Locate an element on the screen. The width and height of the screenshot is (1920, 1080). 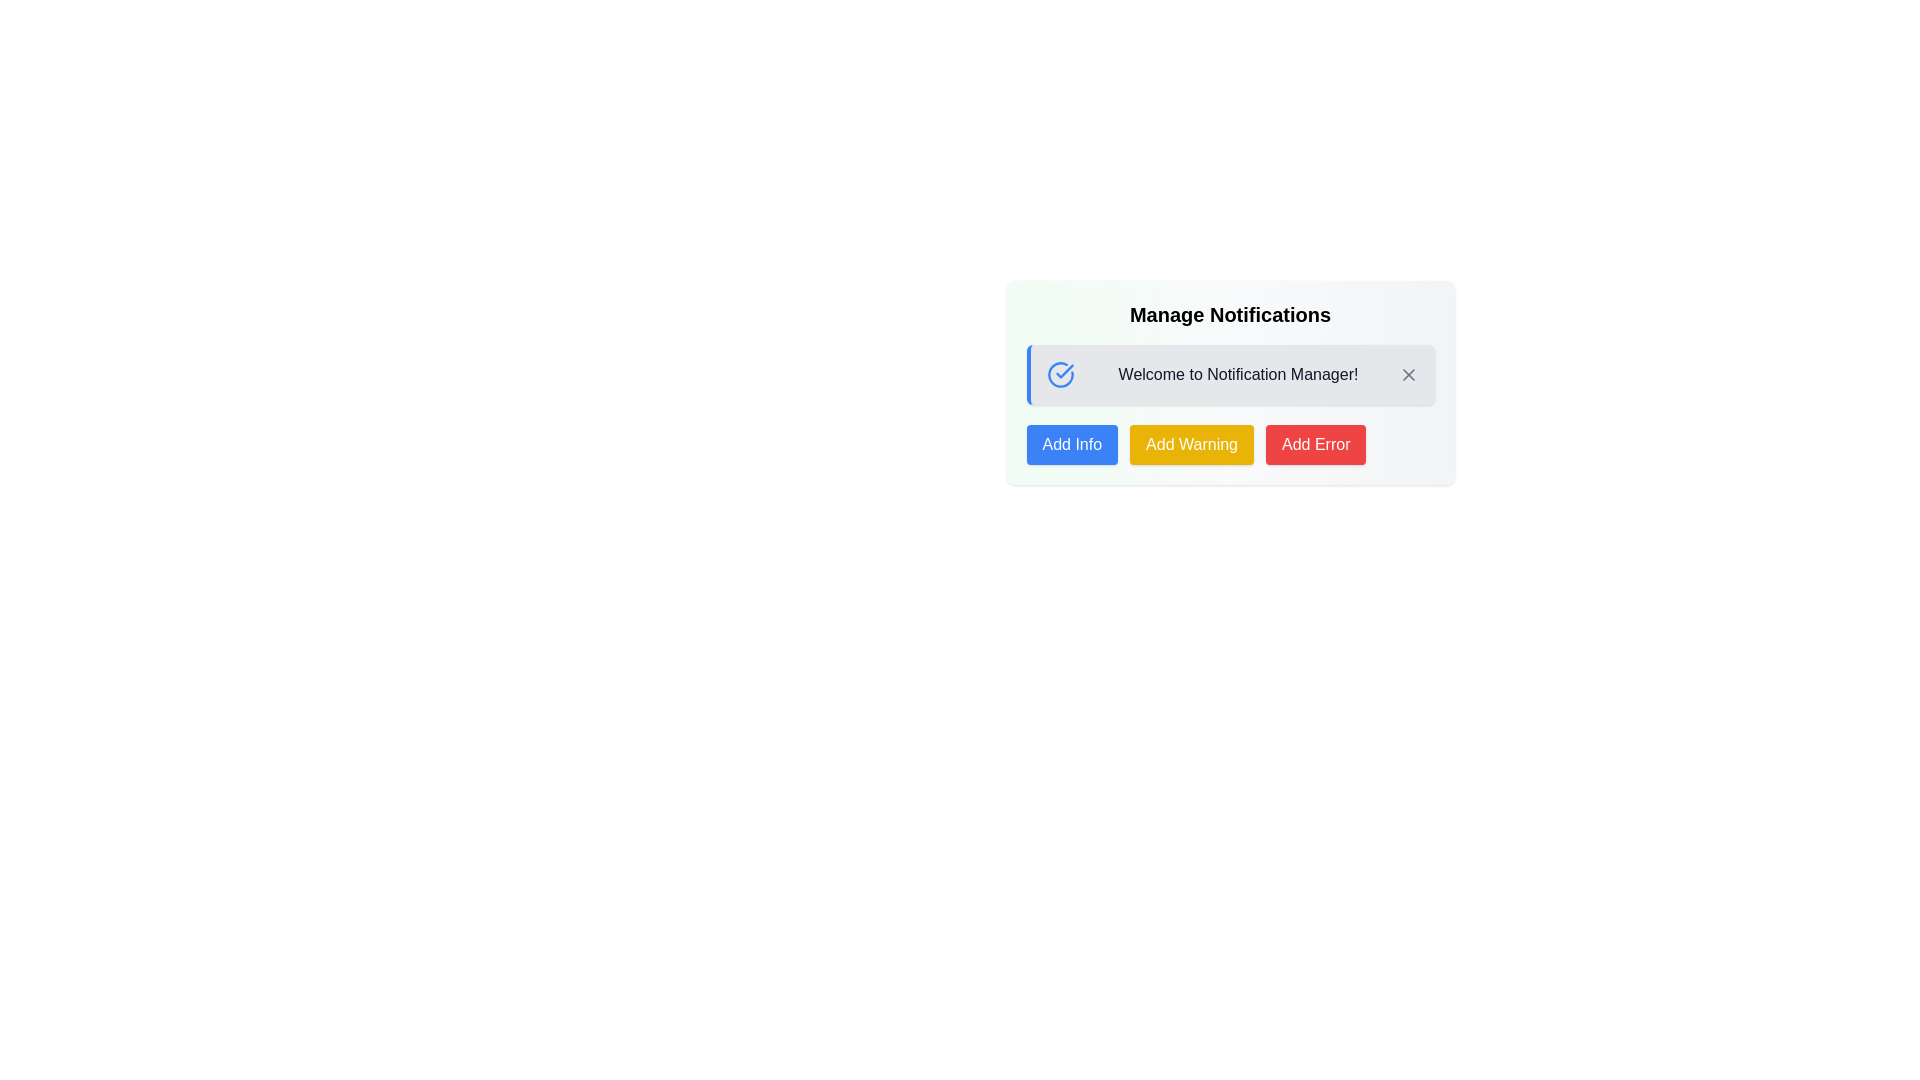
the dismissal button located inside the notification box, positioned to the far right of the notification text 'Welcome to Notification Manager!' is located at coordinates (1407, 374).